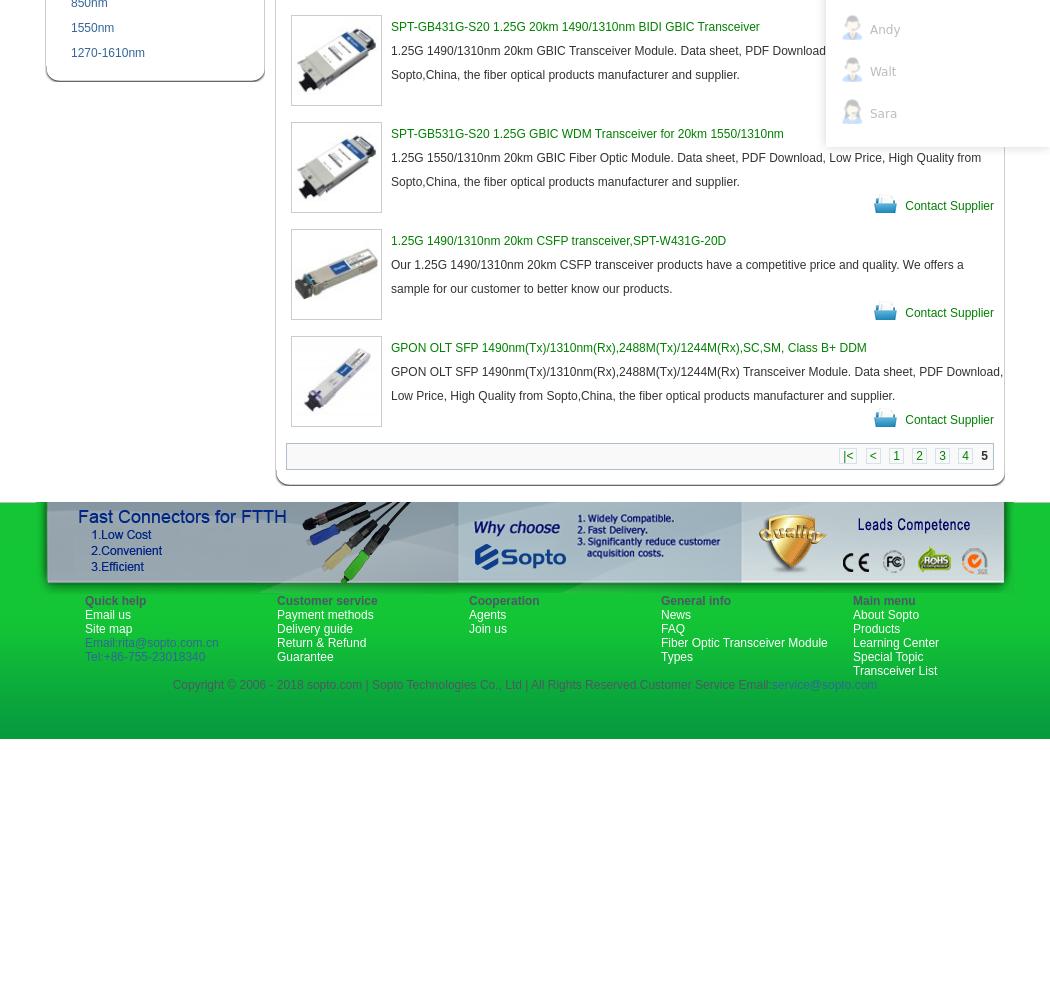 This screenshot has height=1000, width=1050. I want to click on 'Our 1.25G 1490/1310nm 20km CSFP transceiver products have a competitive price and quality. We offers a sample for our customer to better know our products.', so click(677, 277).